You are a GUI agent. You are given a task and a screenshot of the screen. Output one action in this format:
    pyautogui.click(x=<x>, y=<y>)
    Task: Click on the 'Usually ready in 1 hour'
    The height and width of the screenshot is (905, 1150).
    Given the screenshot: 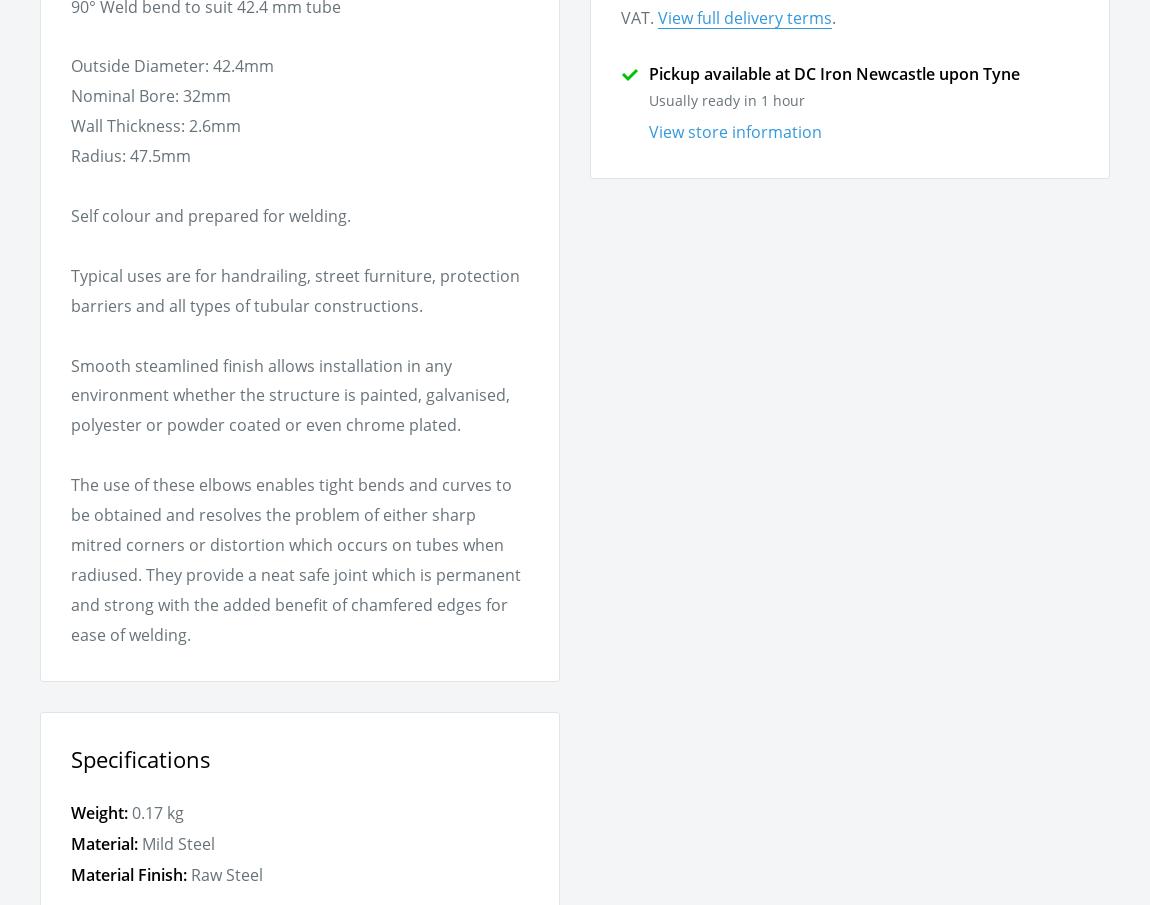 What is the action you would take?
    pyautogui.click(x=647, y=100)
    